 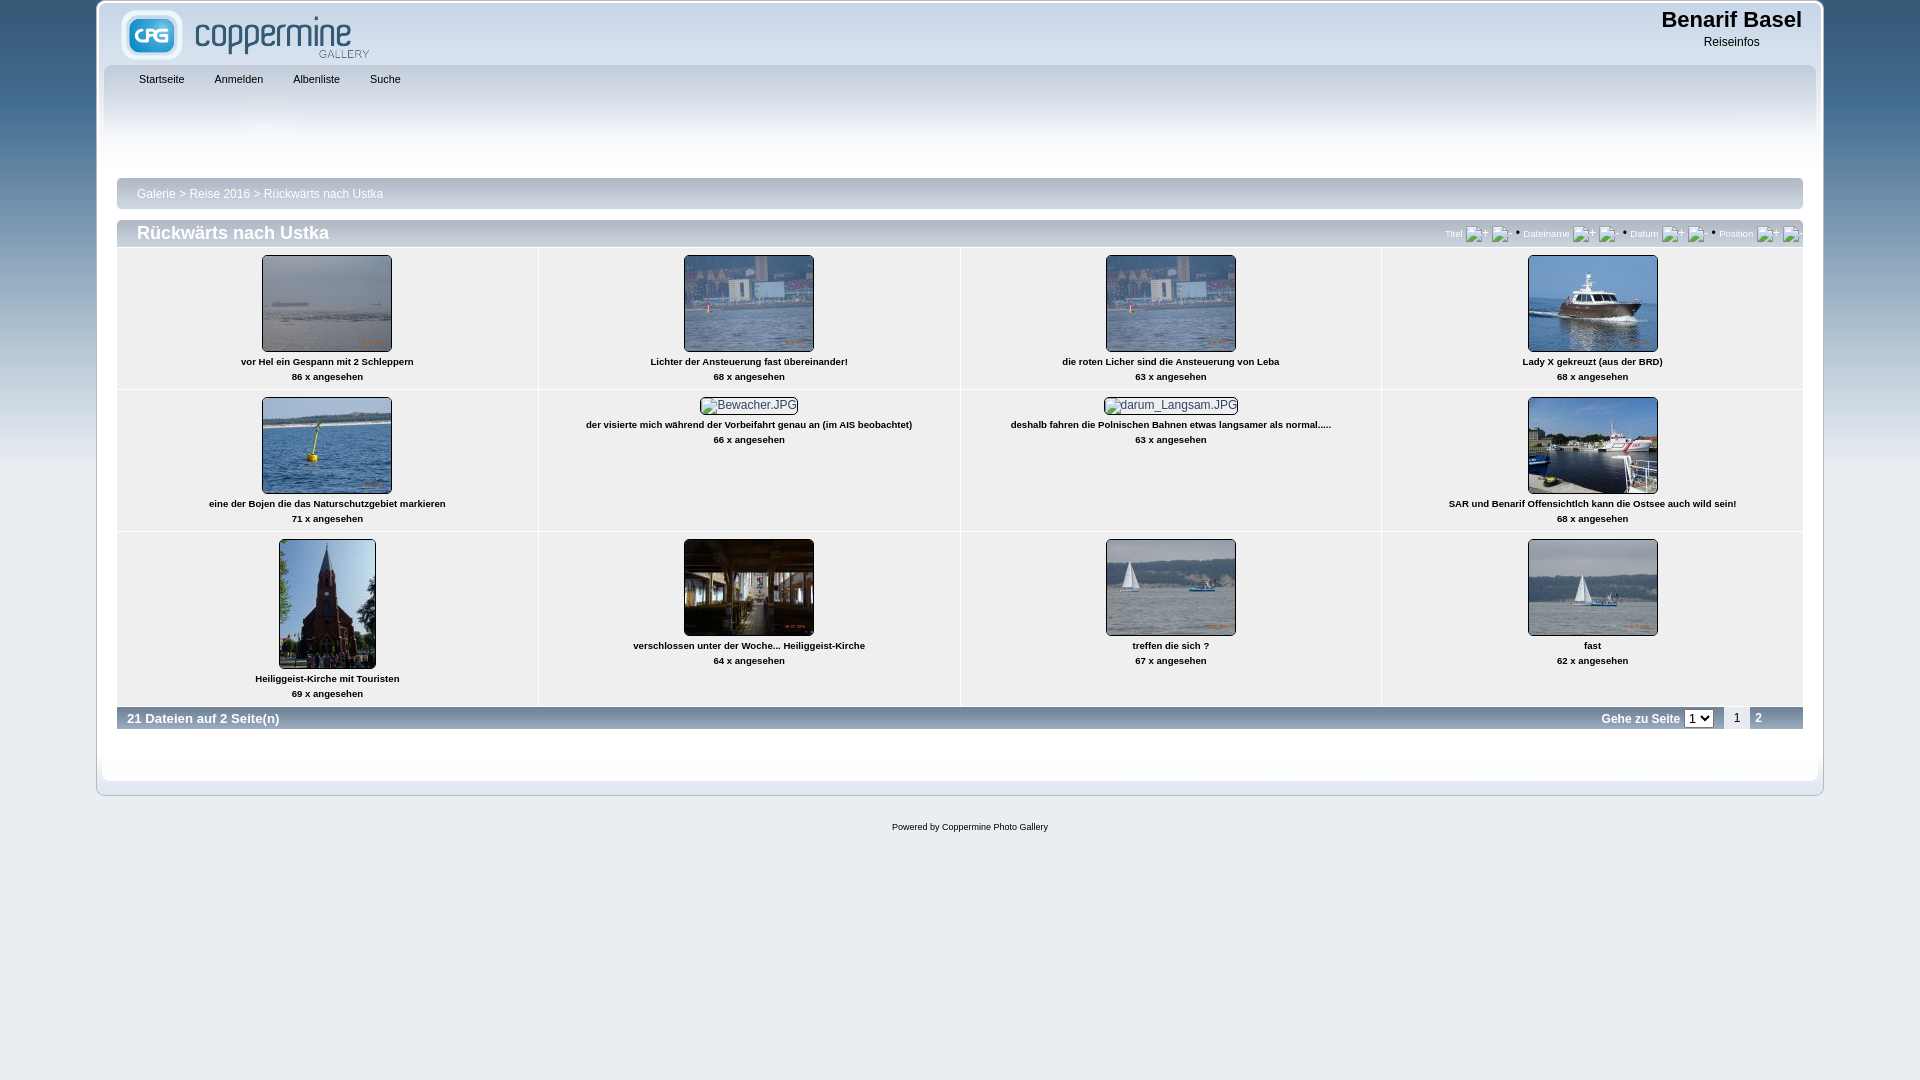 What do you see at coordinates (1583, 231) in the screenshot?
I see `'Aufsteigend nach Name sortieren'` at bounding box center [1583, 231].